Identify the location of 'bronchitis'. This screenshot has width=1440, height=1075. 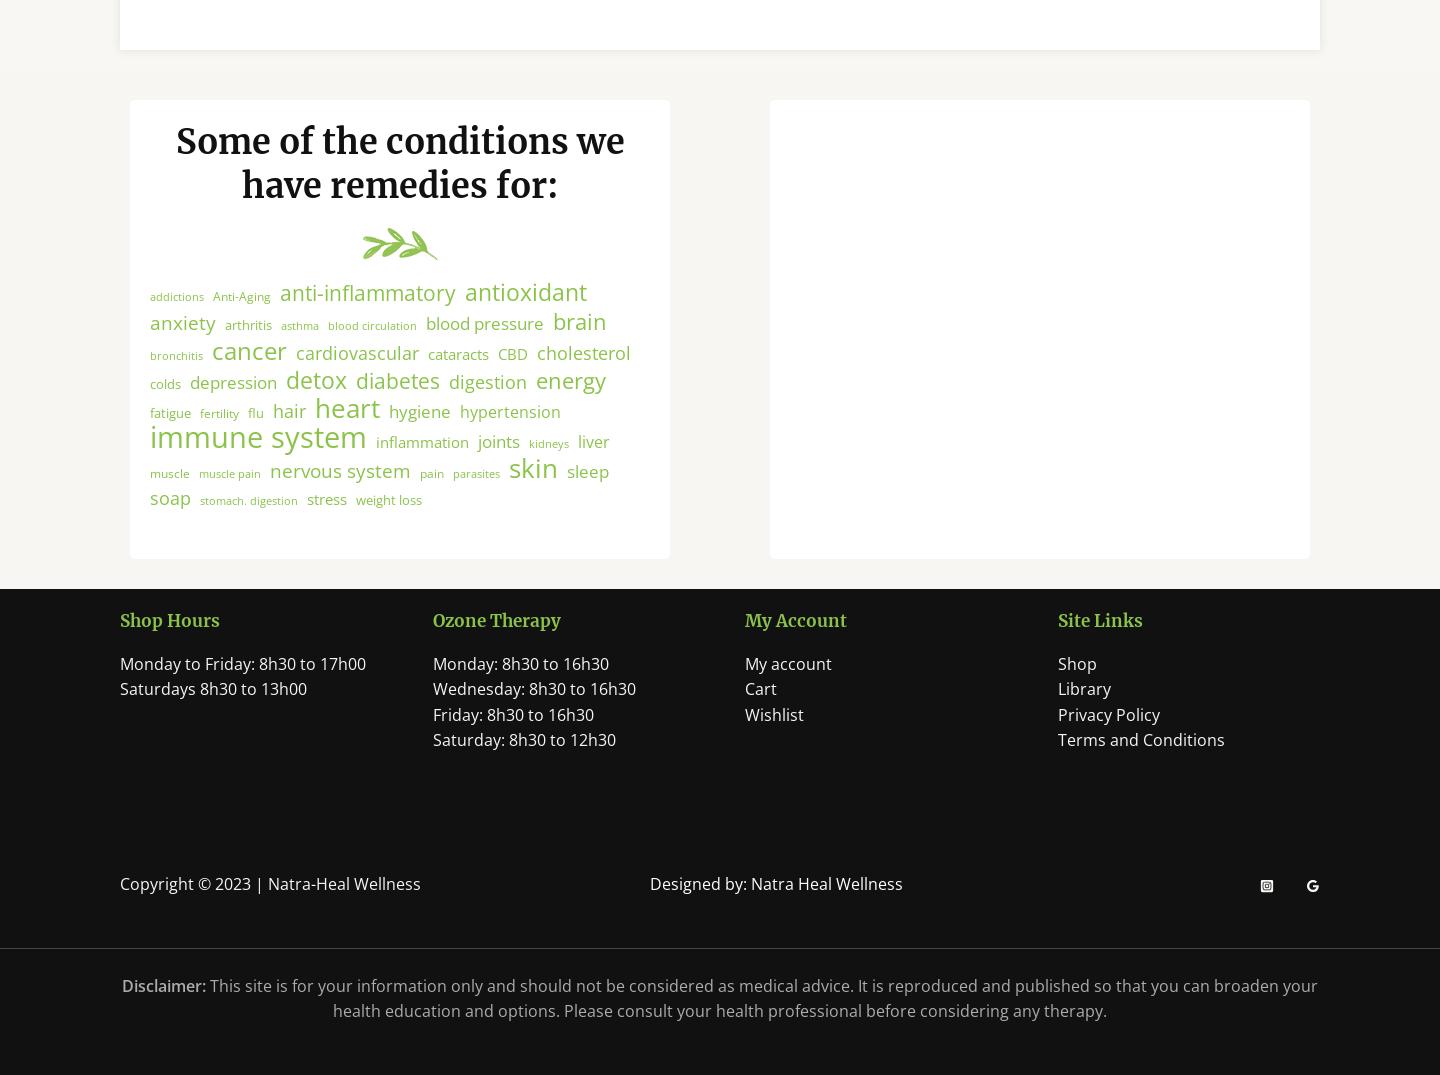
(175, 373).